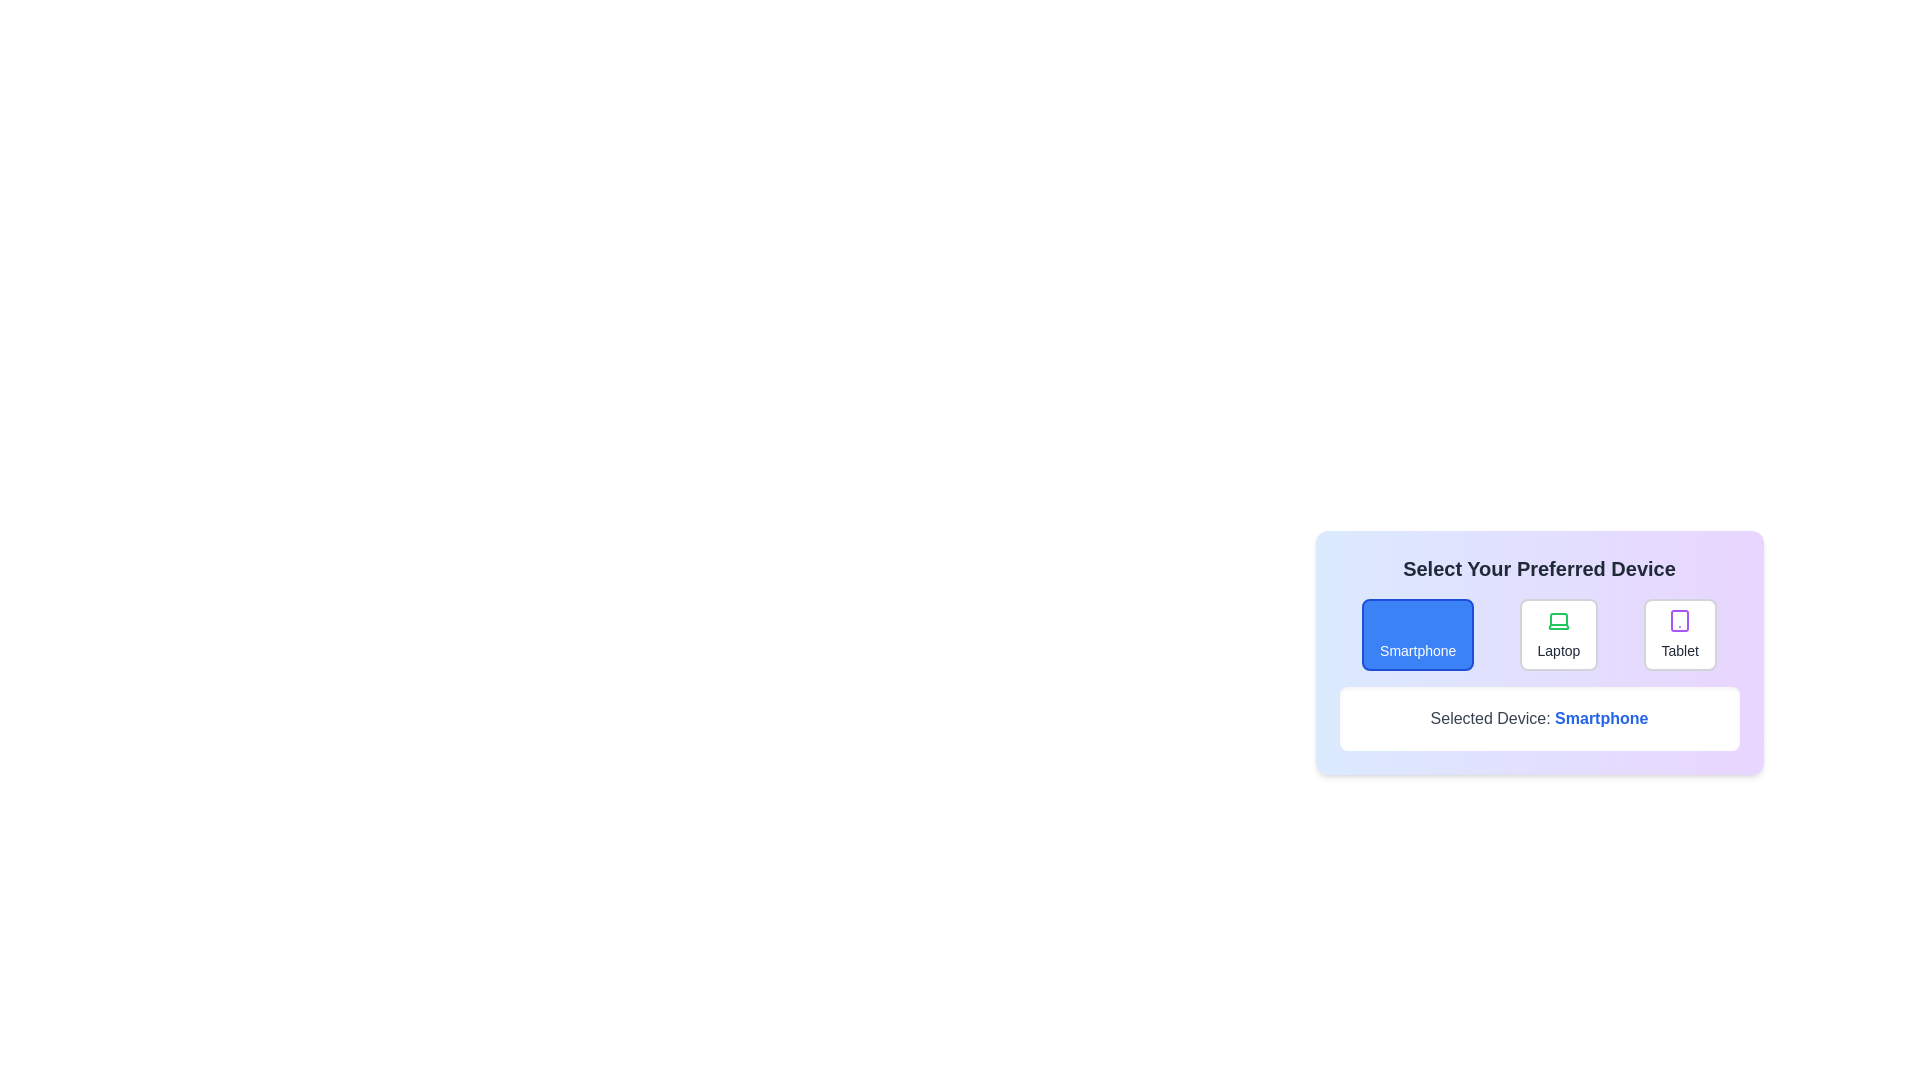  I want to click on the second button labeled 'Laptop' under the heading 'Select Your Preferred Device' to observe any hover effects, so click(1538, 644).